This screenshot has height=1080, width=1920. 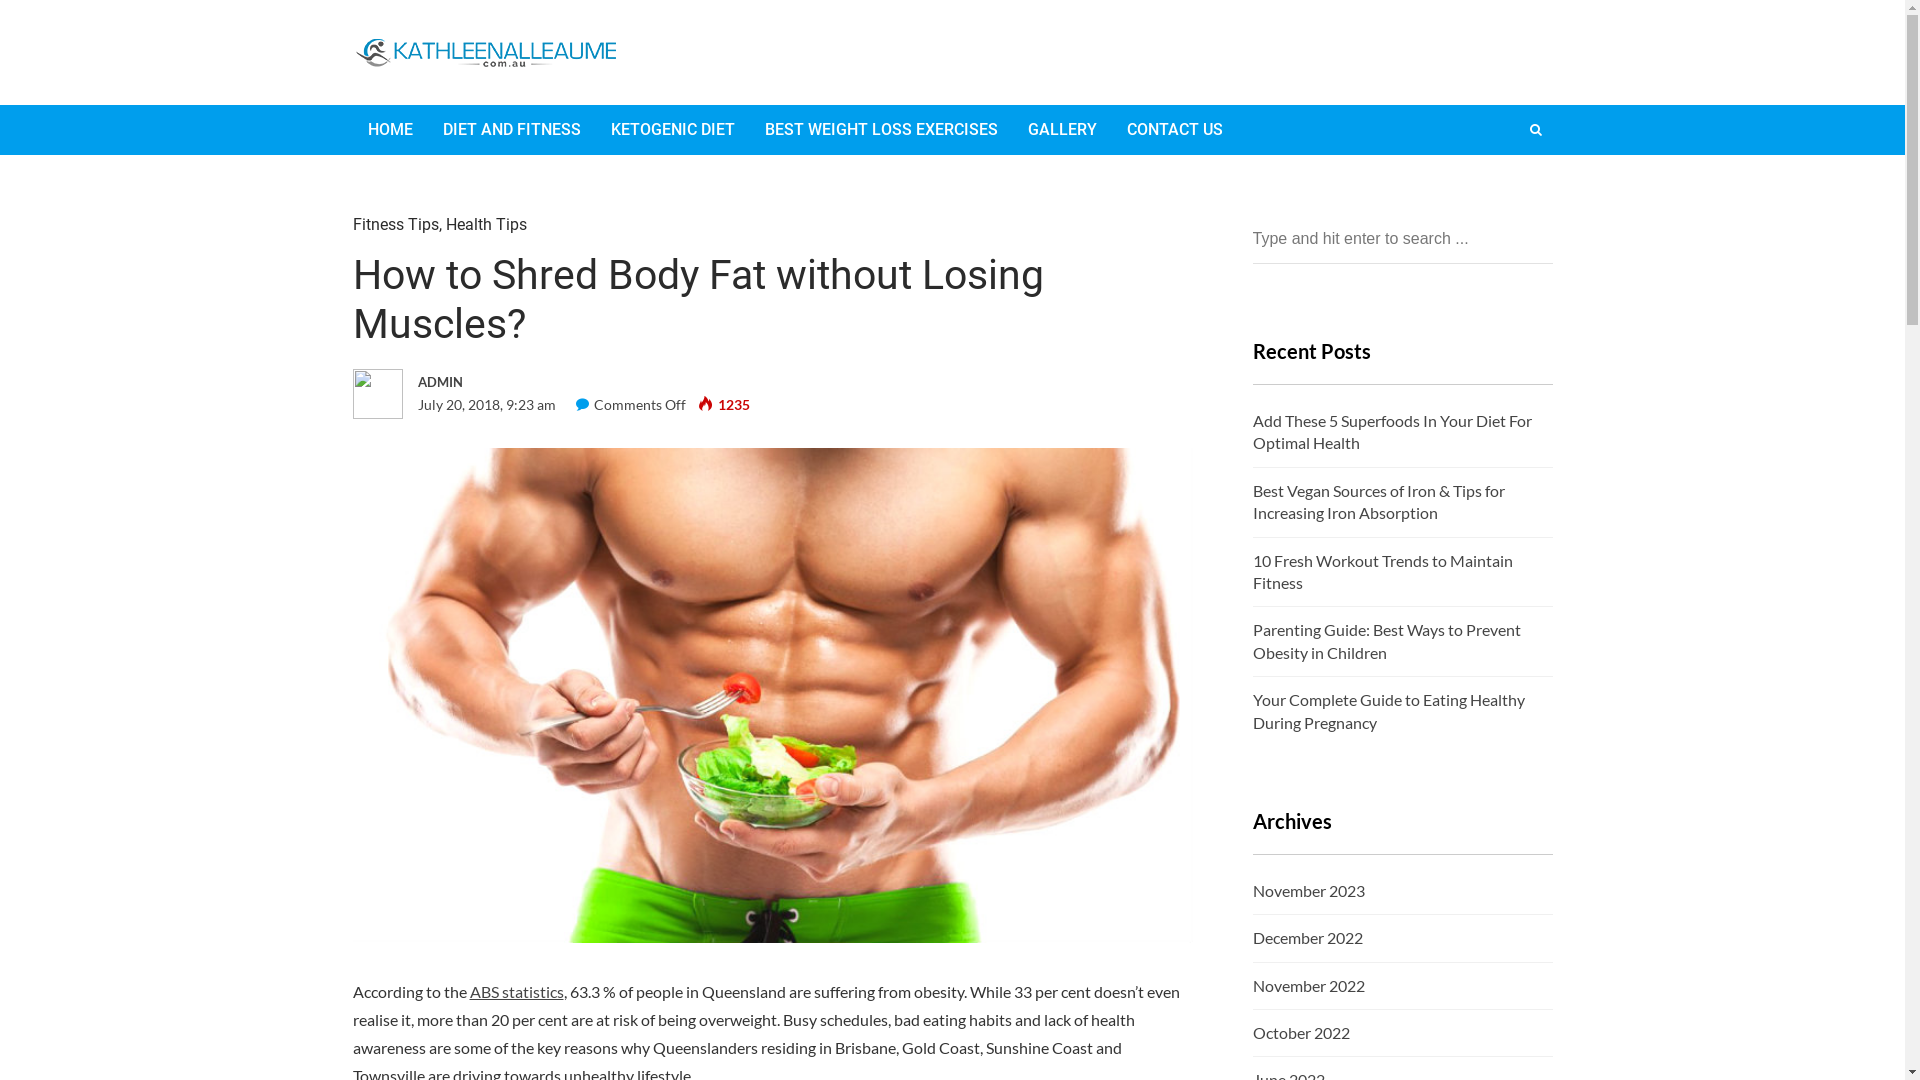 I want to click on 'October 2022', so click(x=1300, y=1033).